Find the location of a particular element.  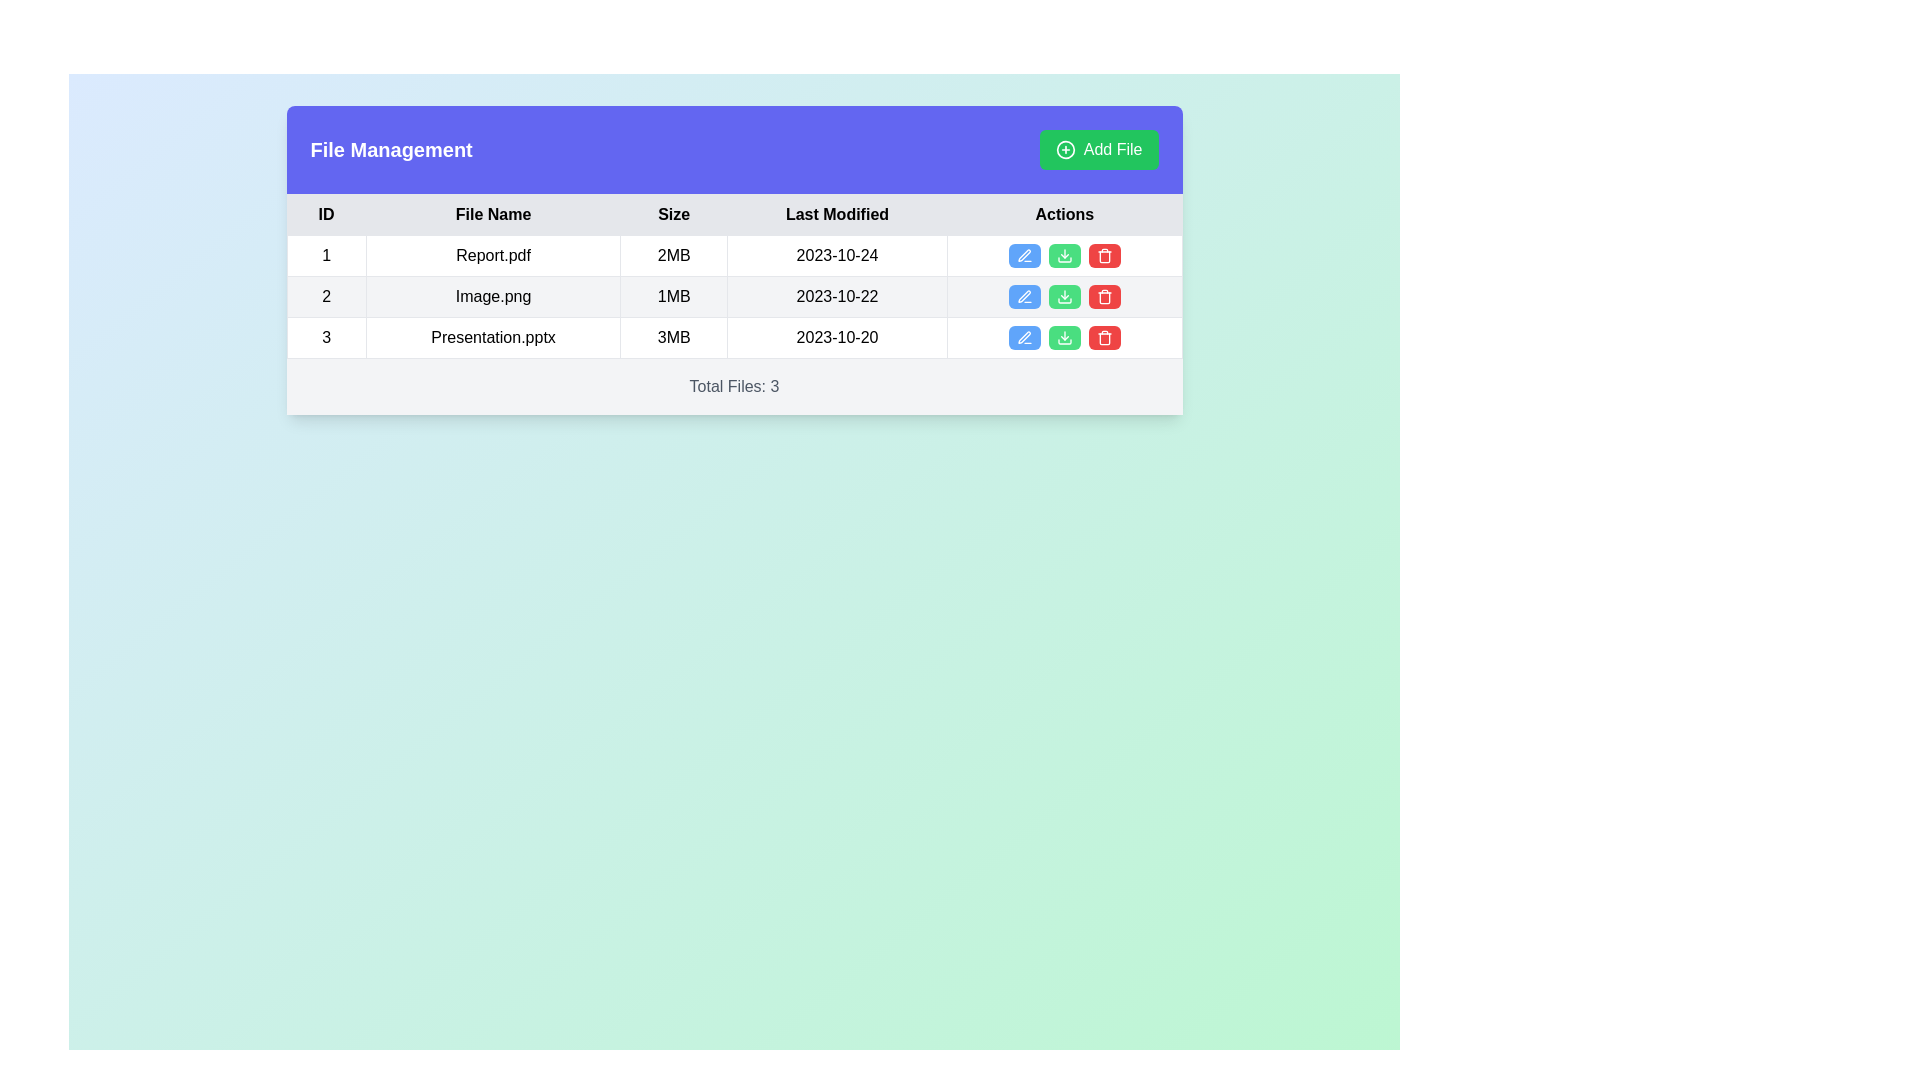

the table cell in the second row of the 'ID' column, which displays the row identifier or index value is located at coordinates (326, 297).